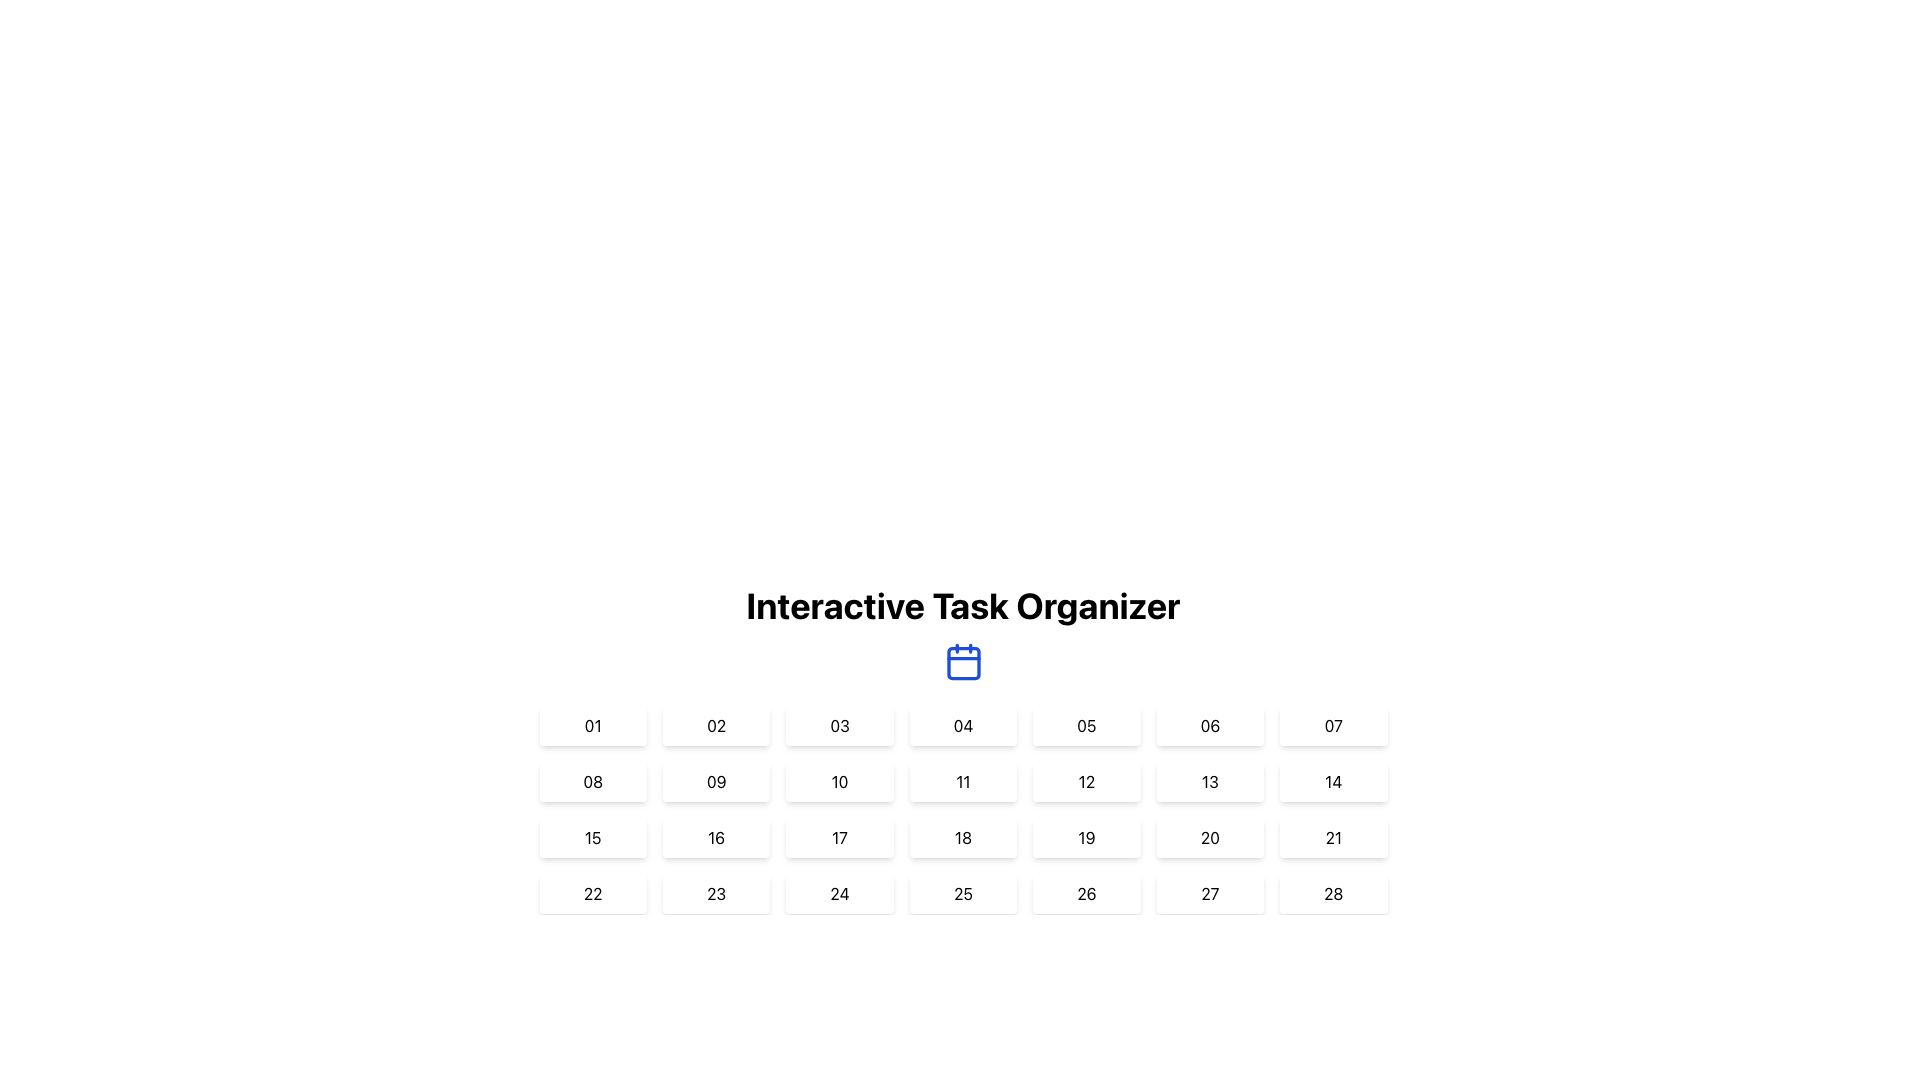 Image resolution: width=1920 pixels, height=1080 pixels. I want to click on the button displaying the number '26' located in the fifth row and fifth position of the grid, so click(1085, 893).